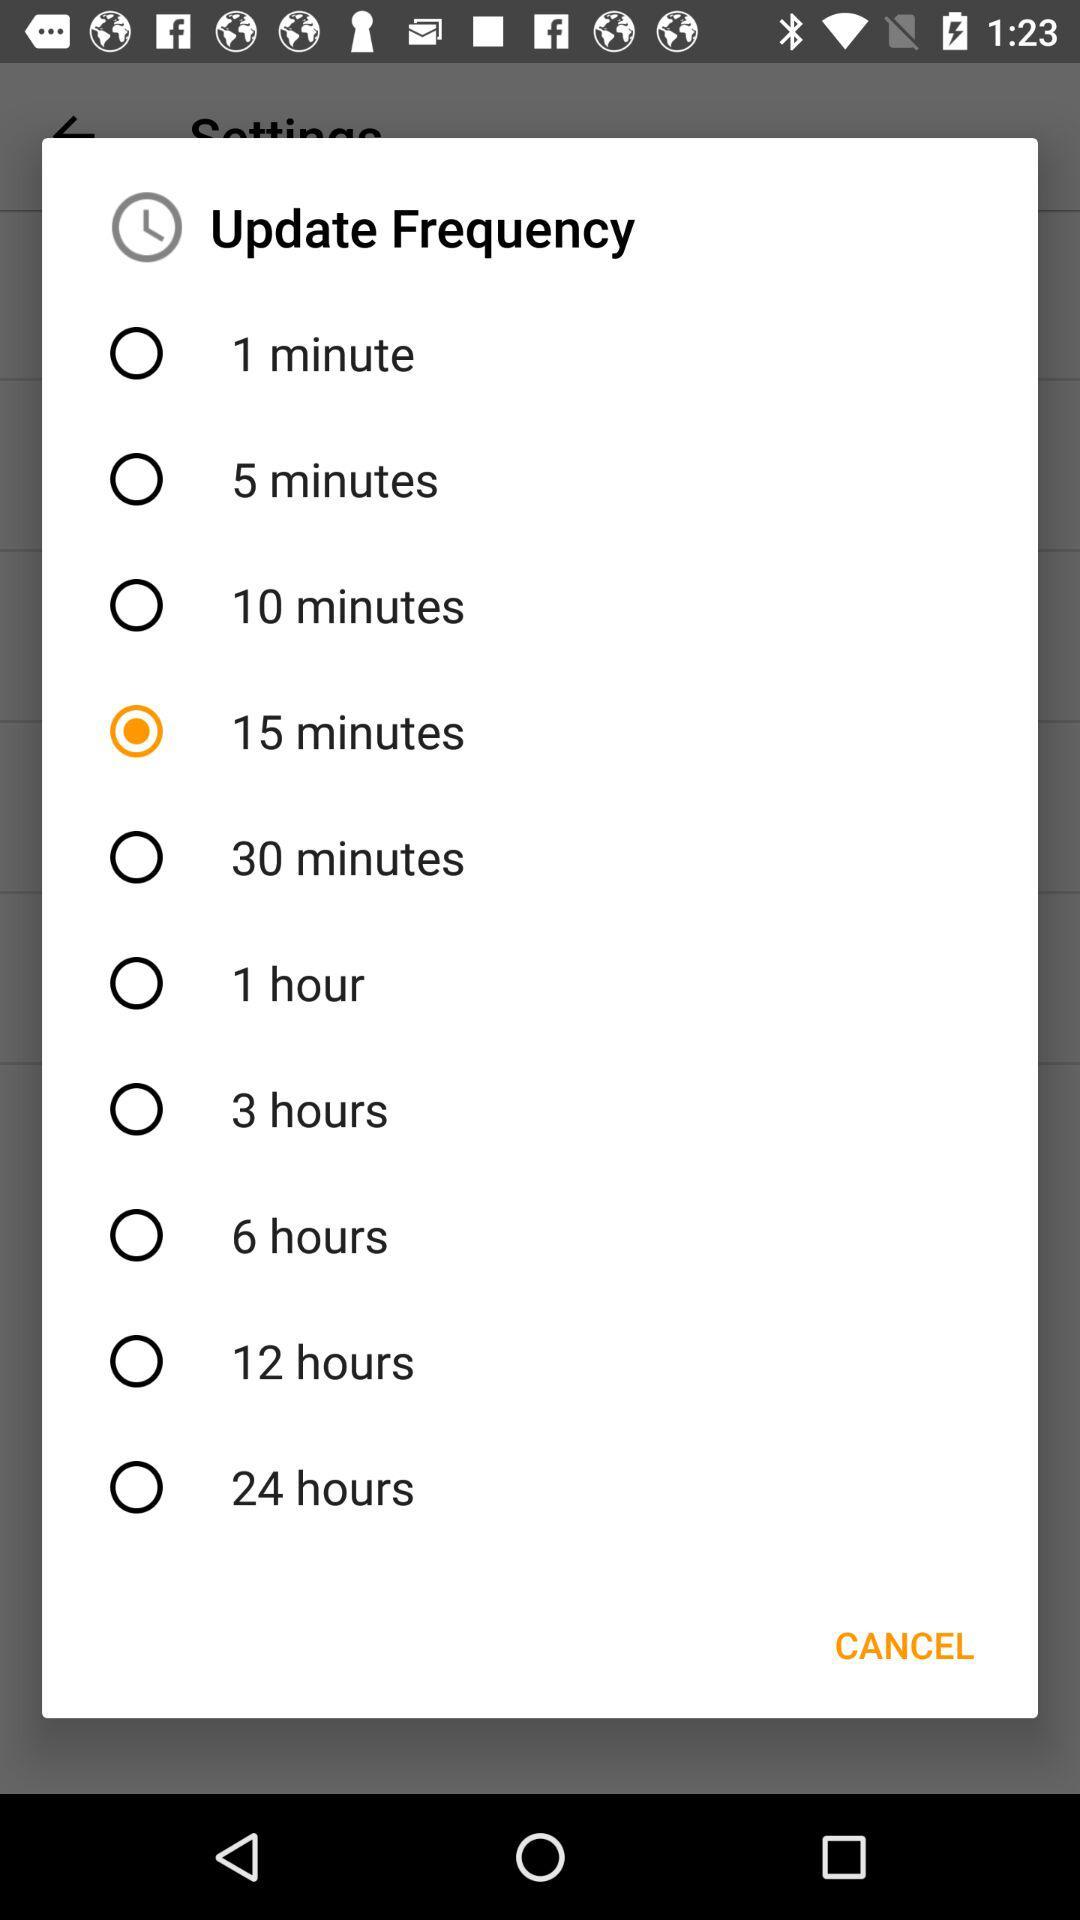 The image size is (1080, 1920). Describe the element at coordinates (540, 478) in the screenshot. I see `5 minutes item` at that location.